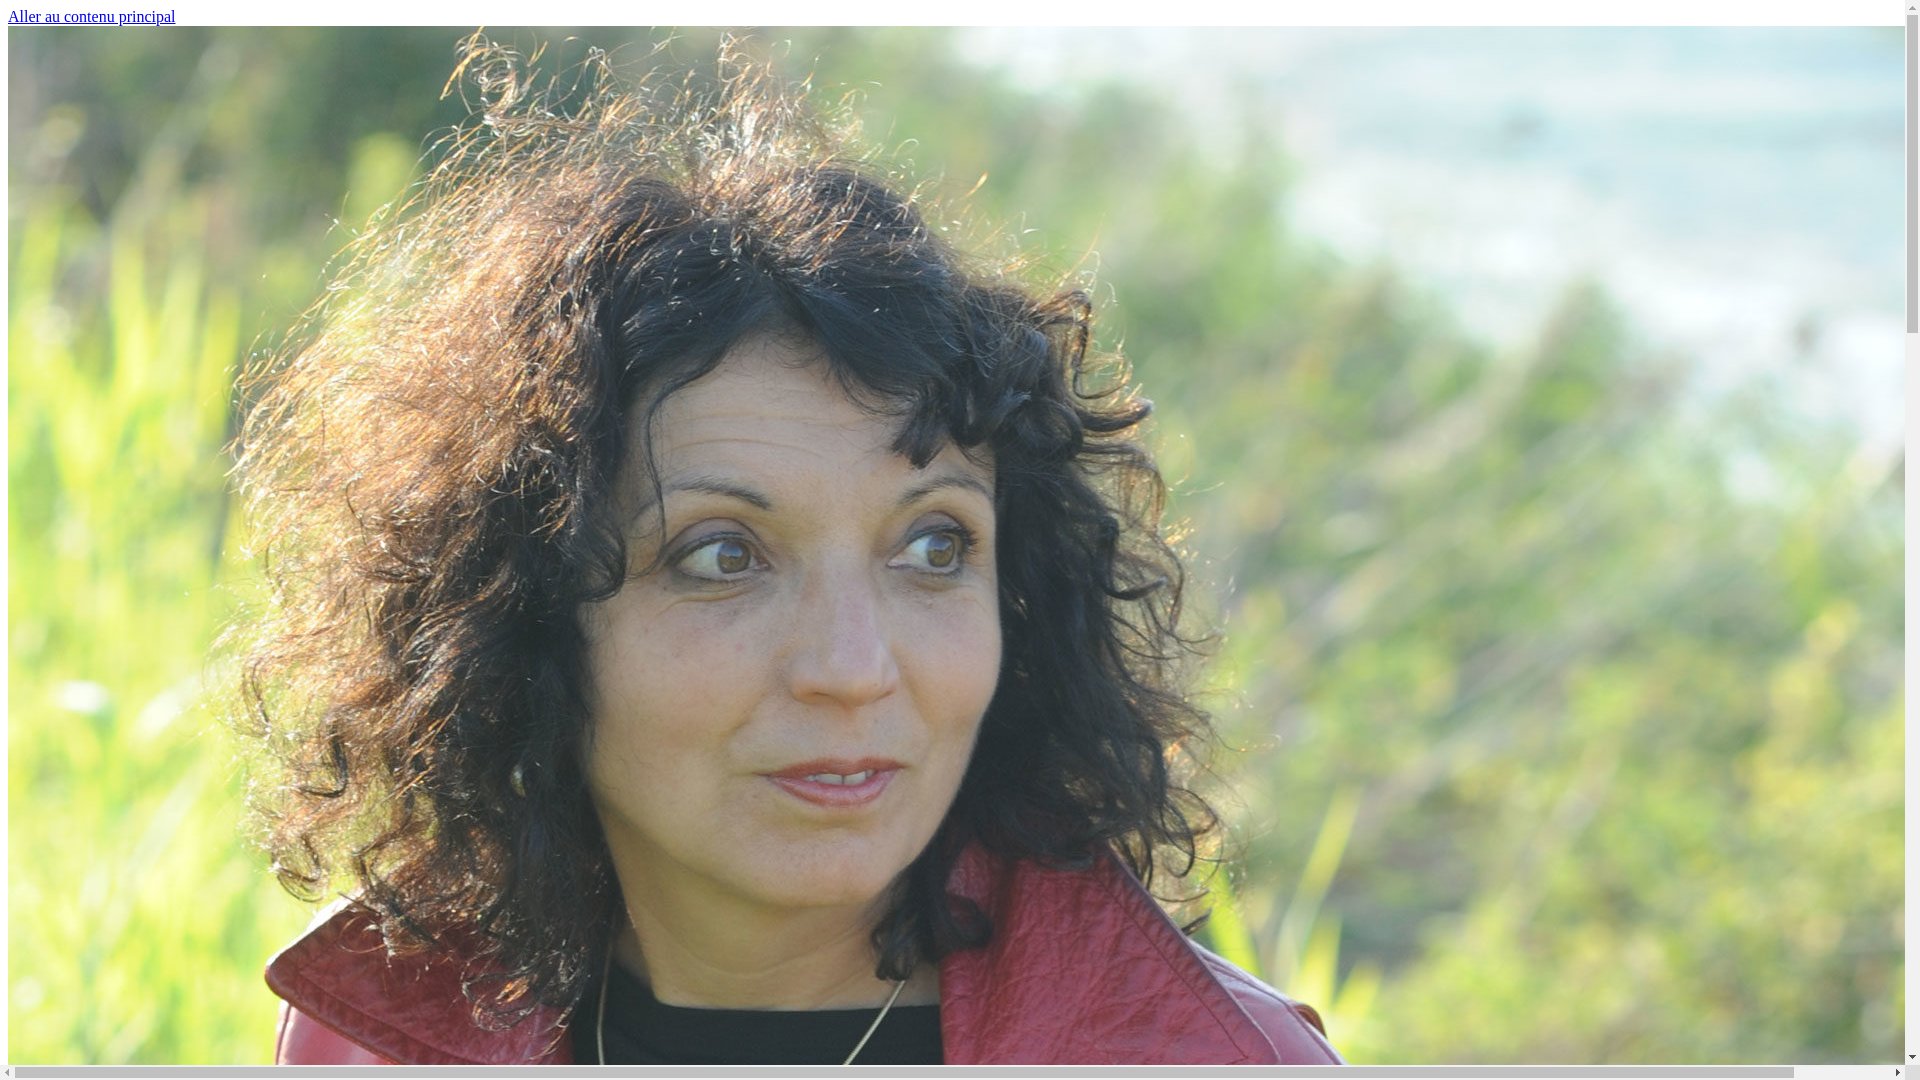 The image size is (1920, 1080). Describe the element at coordinates (90, 16) in the screenshot. I see `'Aller au contenu principal'` at that location.